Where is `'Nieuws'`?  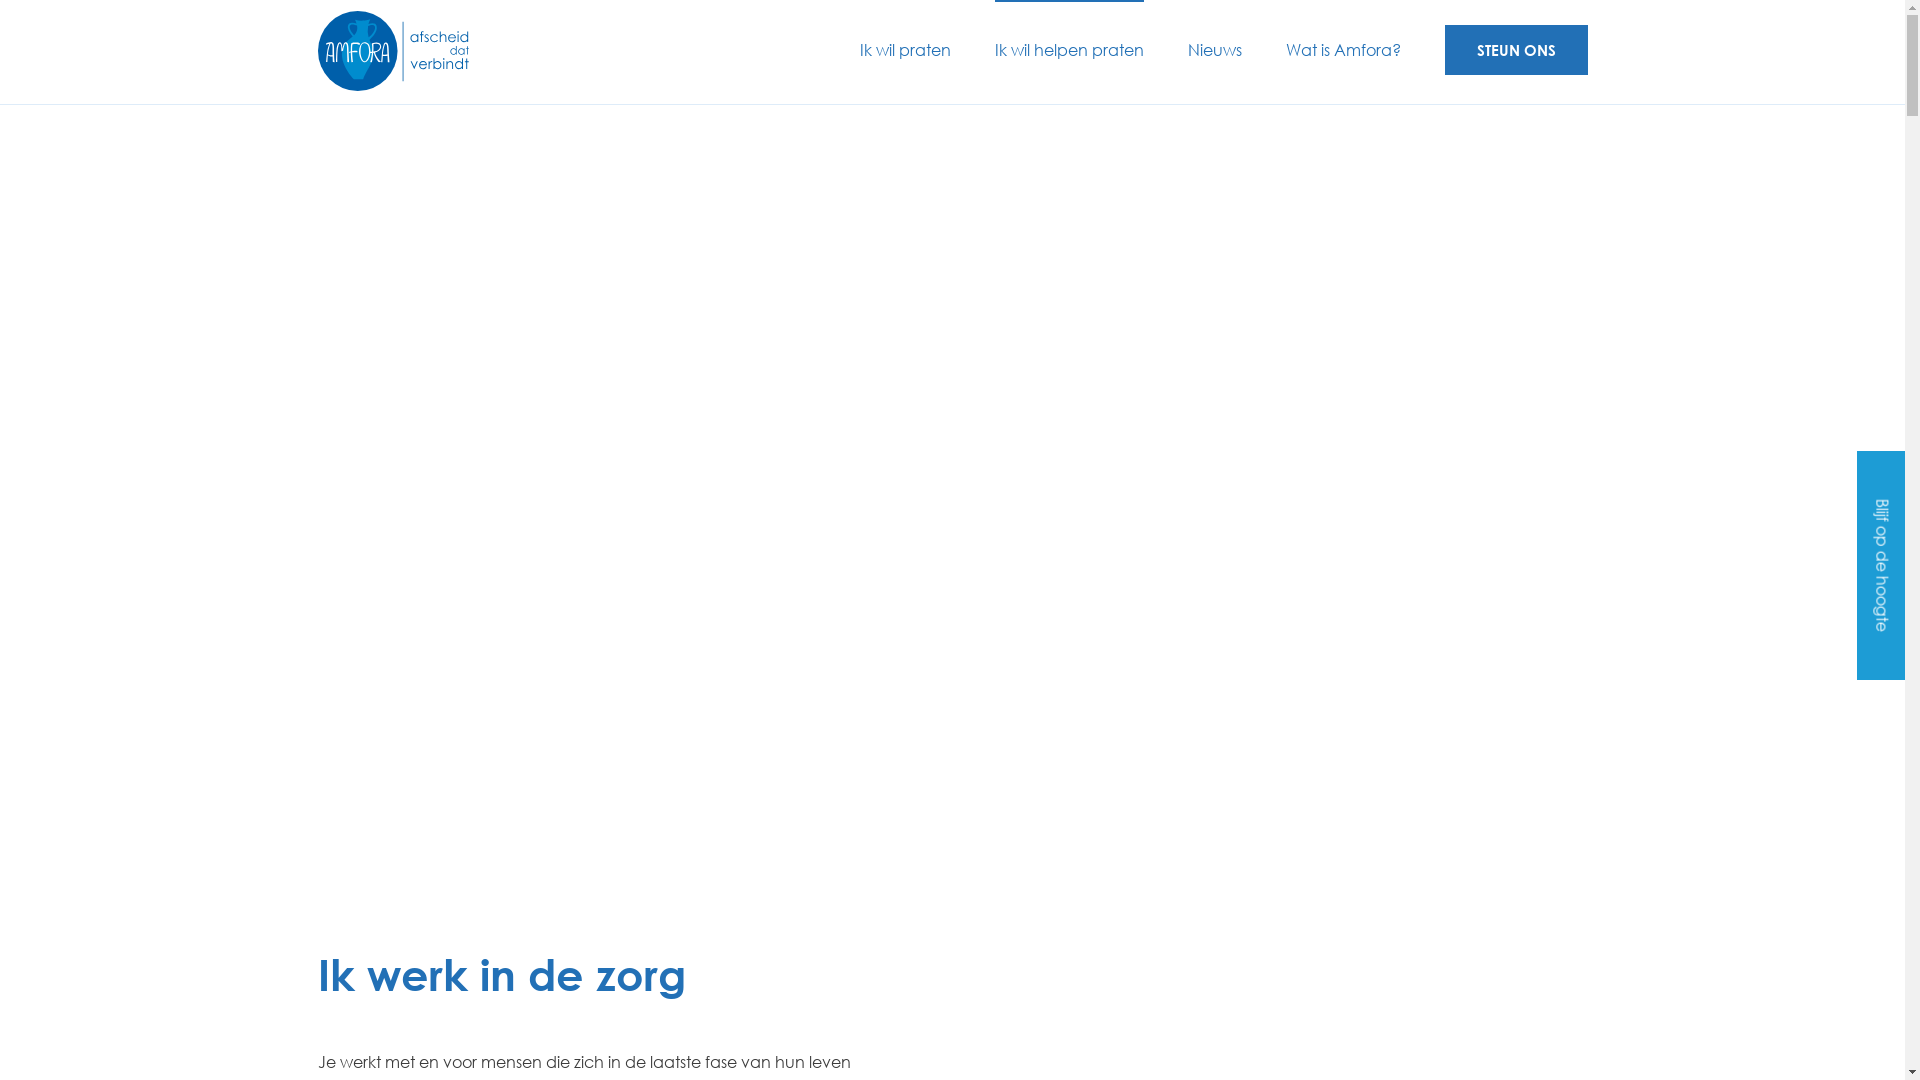
'Nieuws' is located at coordinates (1213, 50).